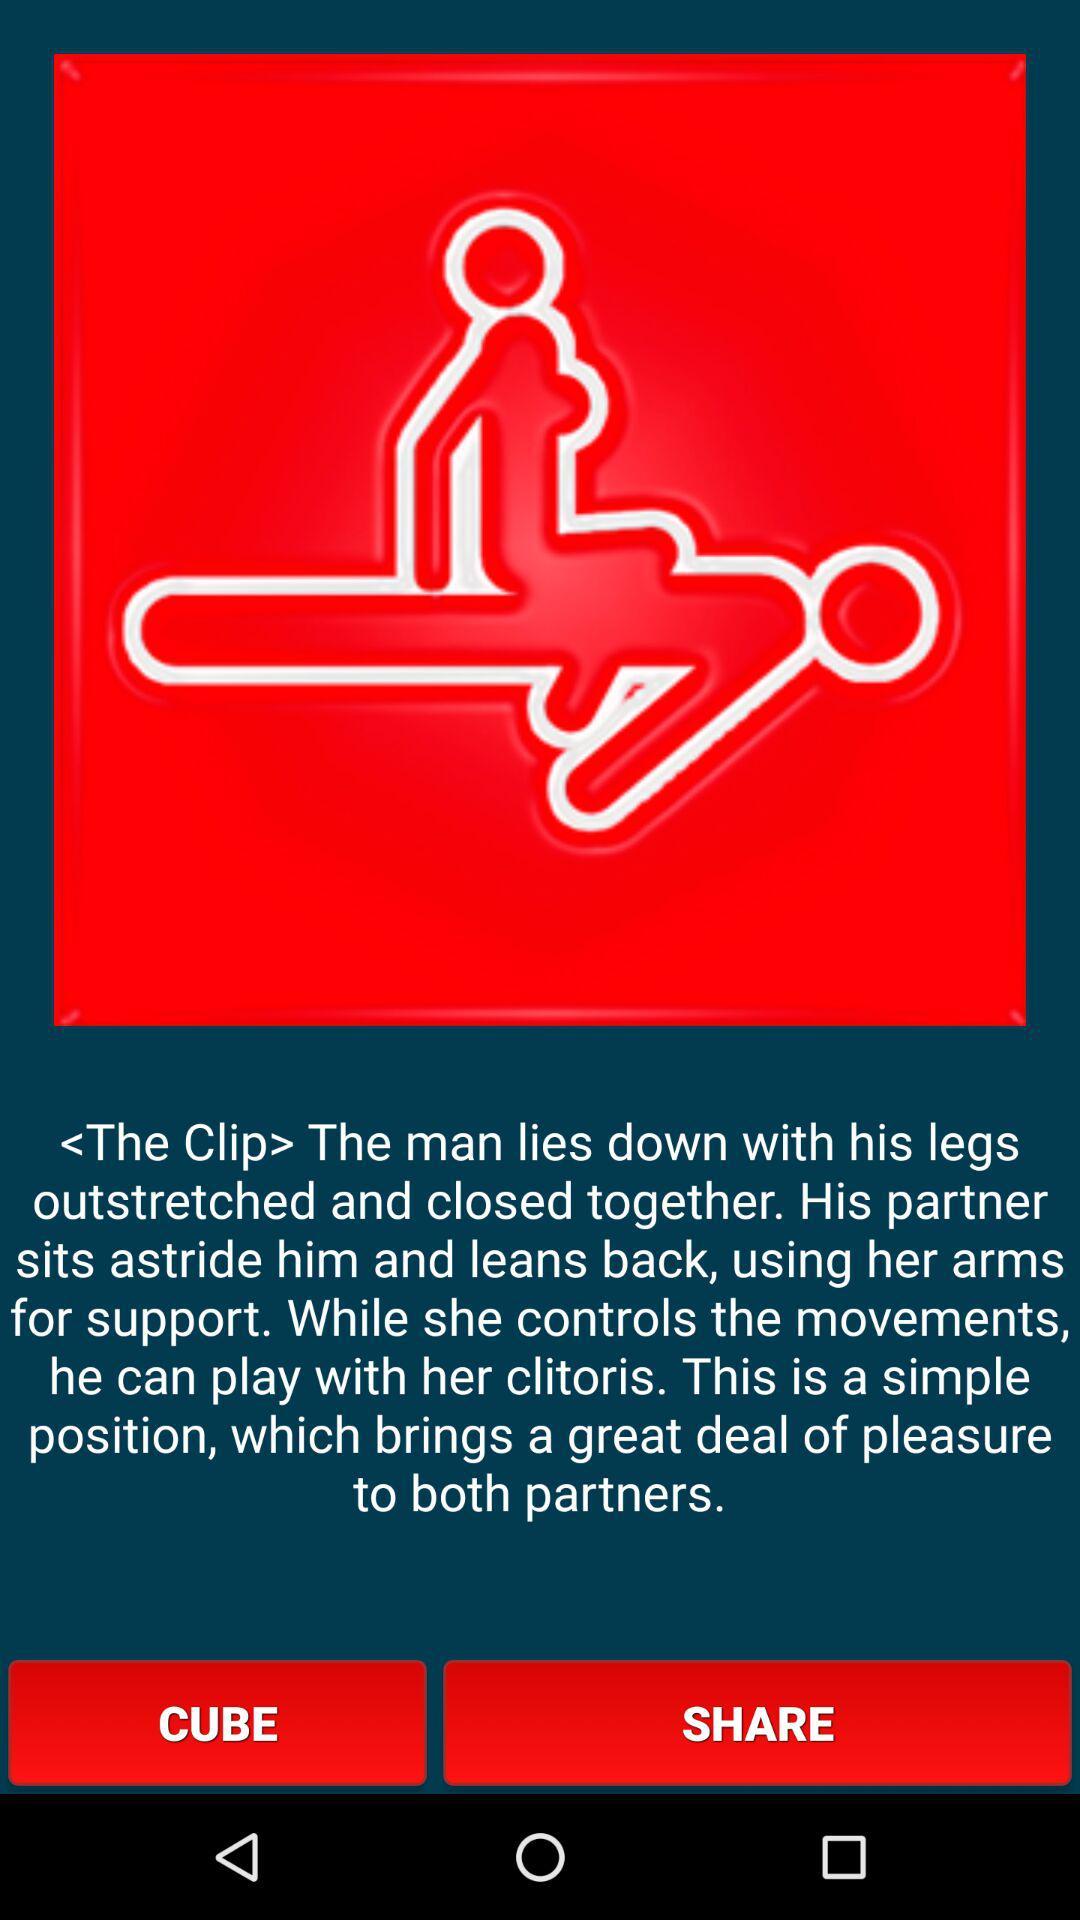 This screenshot has height=1920, width=1080. I want to click on icon below the the clip the app, so click(757, 1721).